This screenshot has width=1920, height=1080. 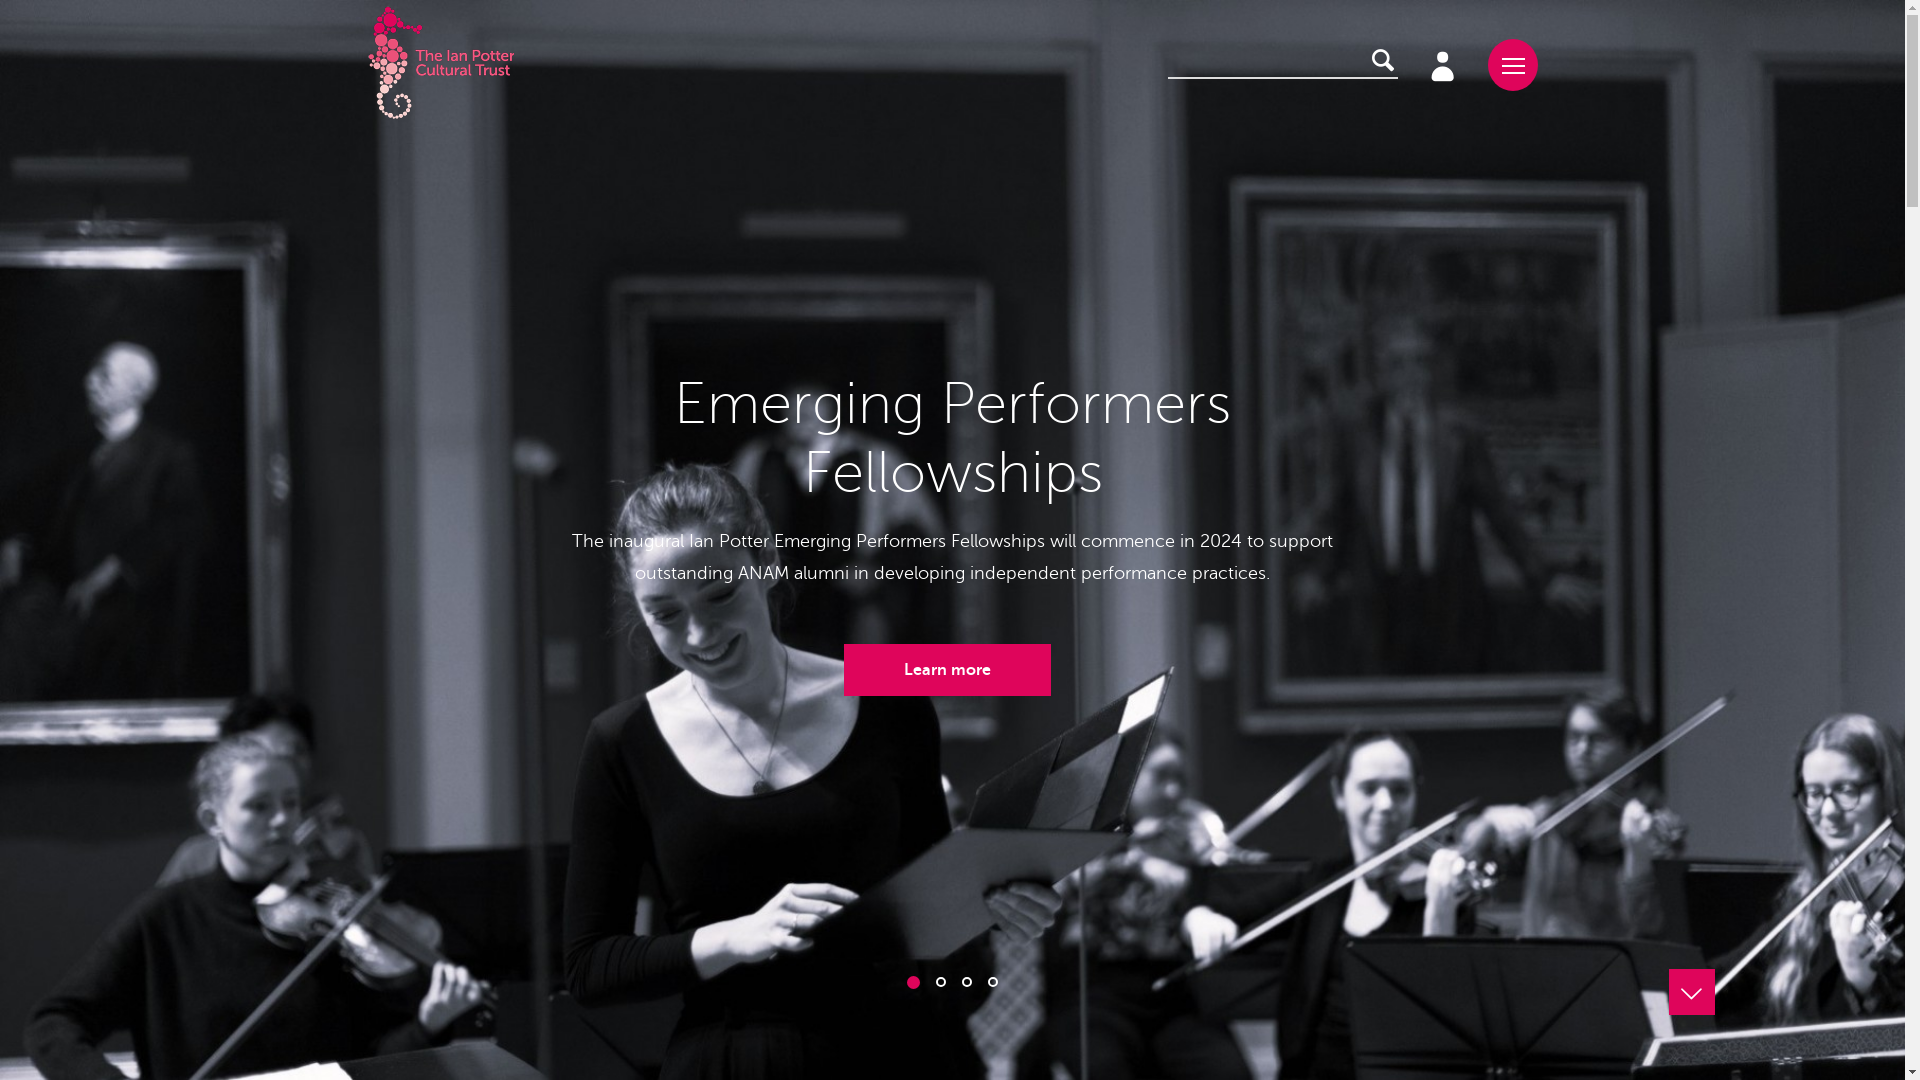 I want to click on '4', so click(x=993, y=981).